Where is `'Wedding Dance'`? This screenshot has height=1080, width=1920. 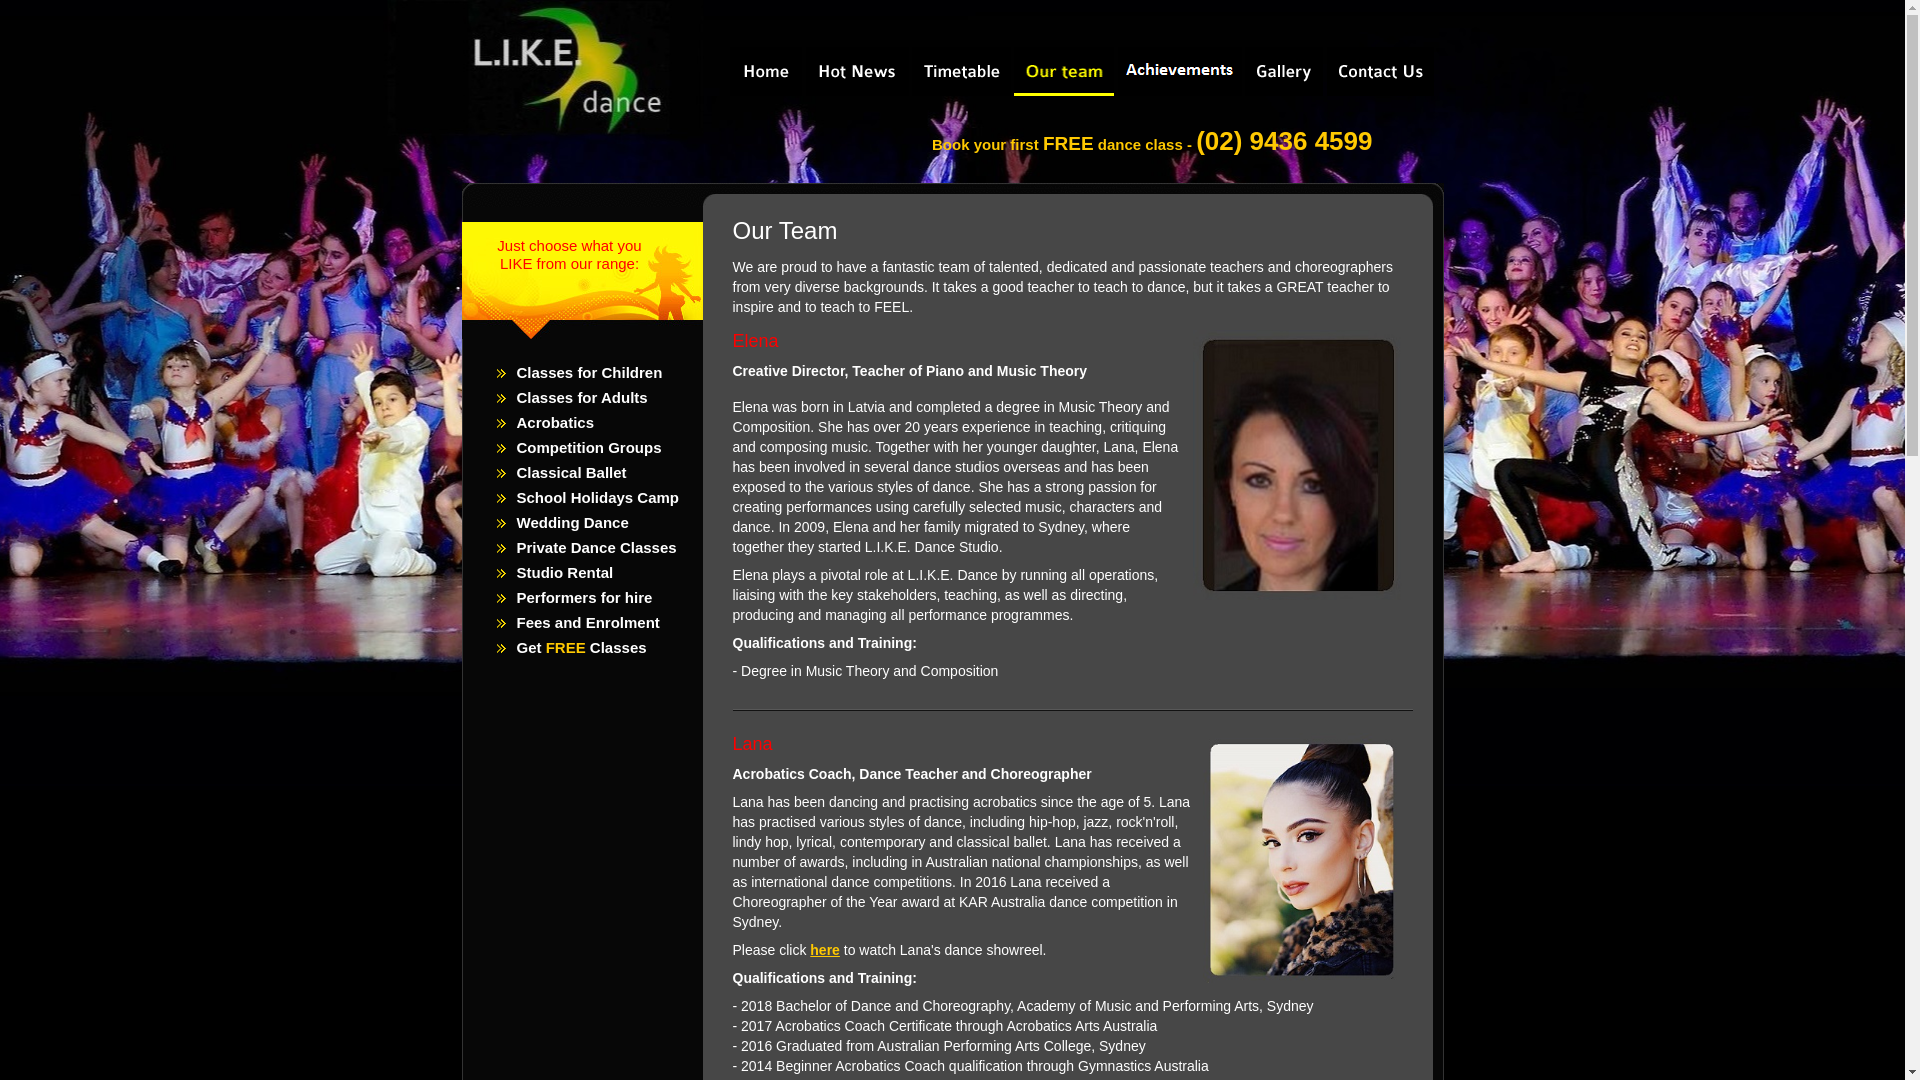
'Wedding Dance' is located at coordinates (570, 521).